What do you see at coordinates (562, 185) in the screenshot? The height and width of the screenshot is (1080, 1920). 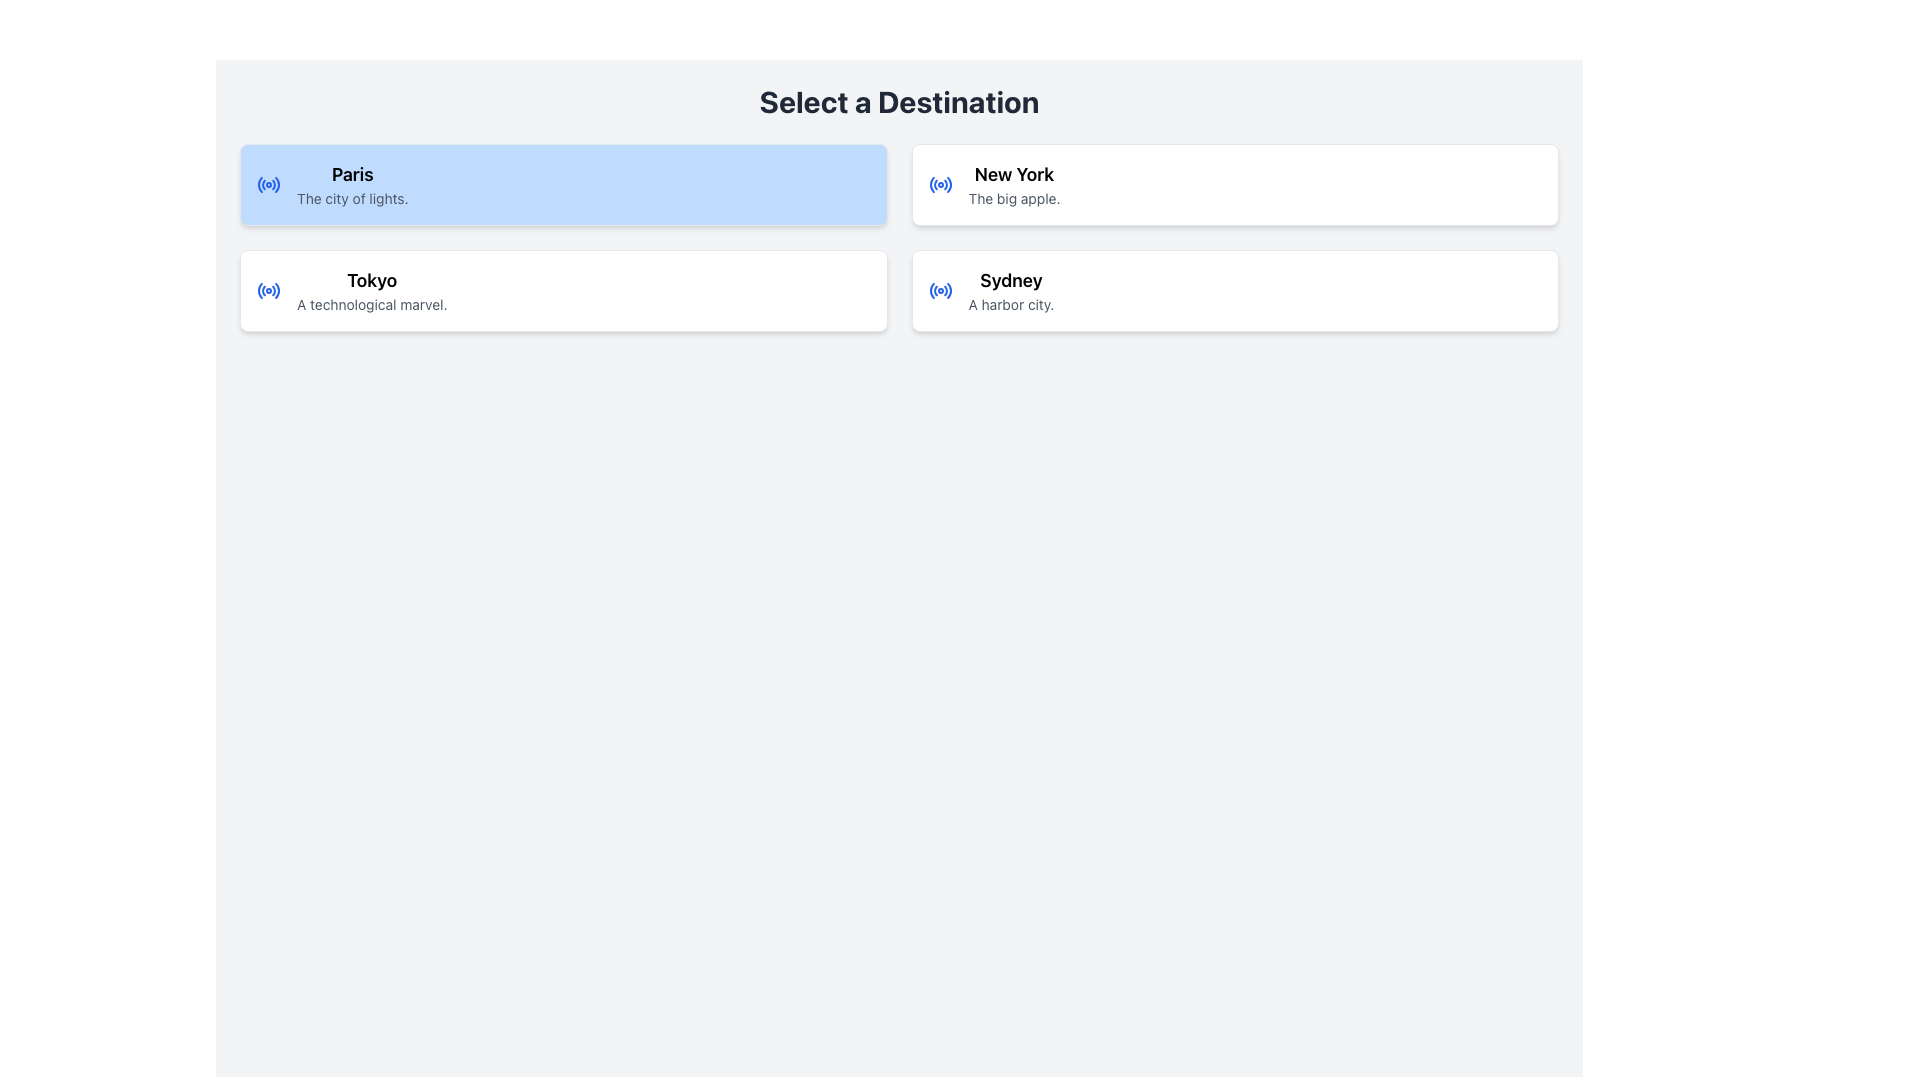 I see `the 'Paris' button-like structure containing the title 'Paris' and the description 'The city of lights.' for accessibility purposes` at bounding box center [562, 185].